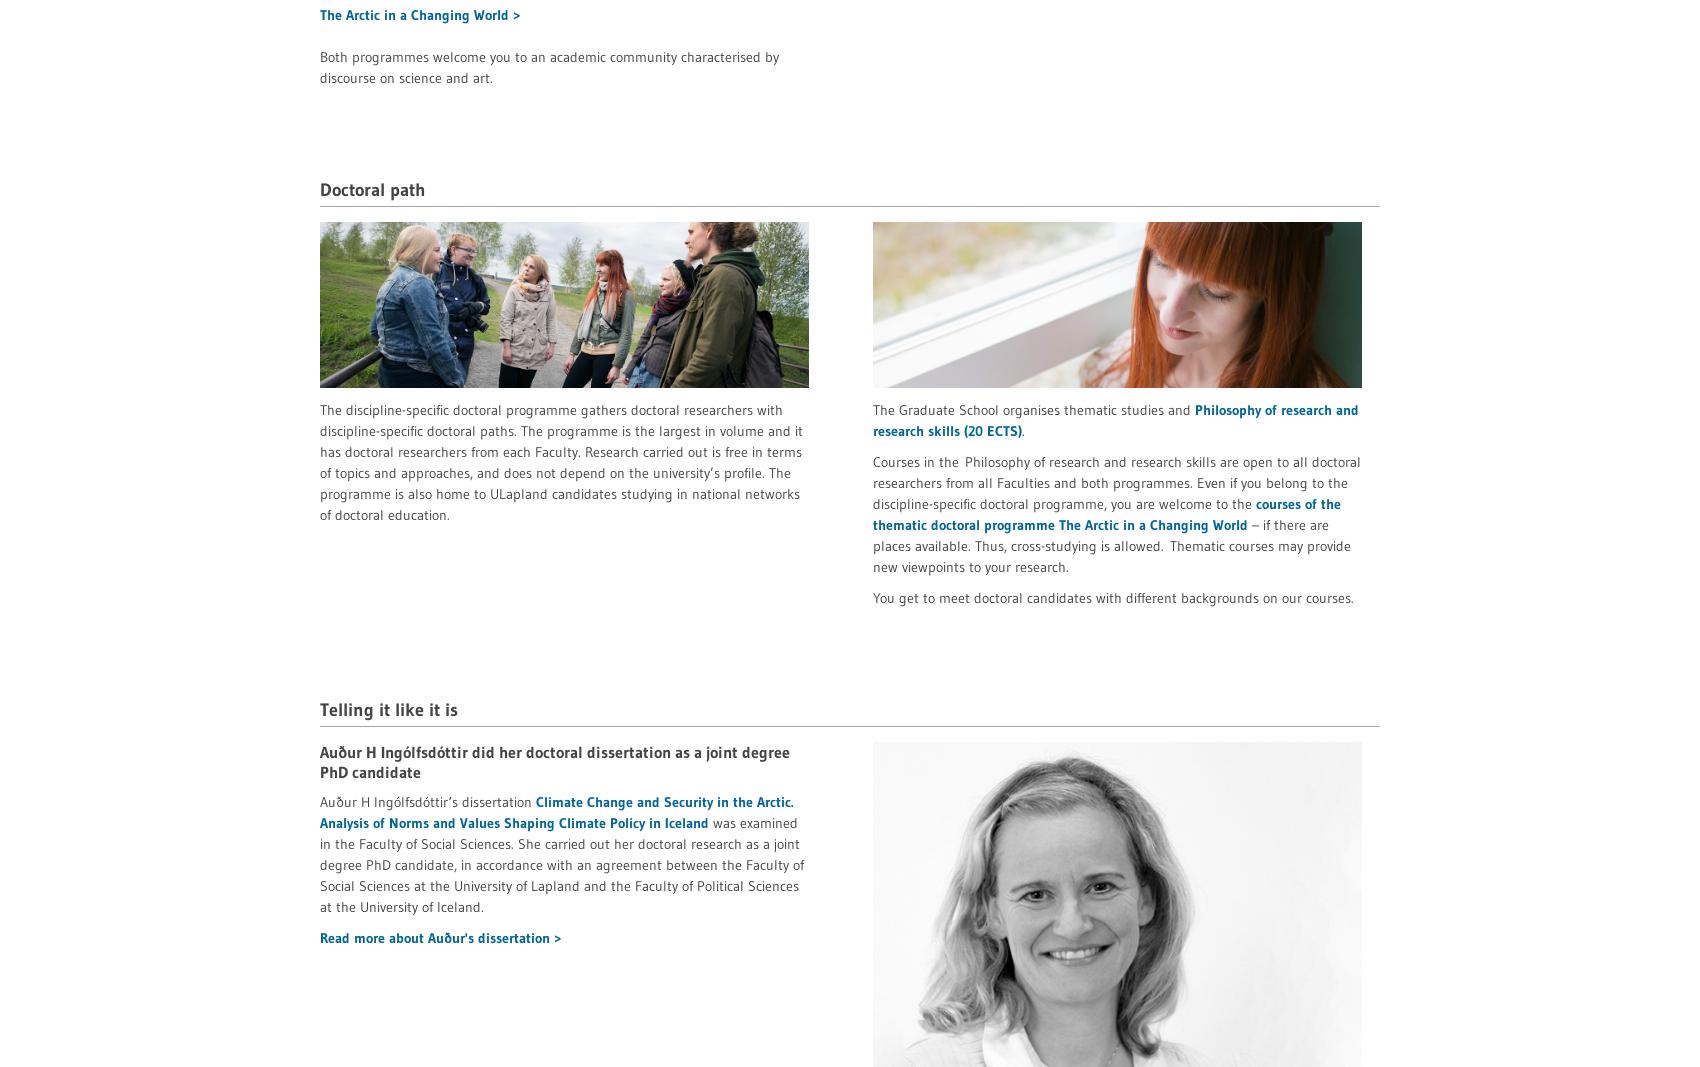 The height and width of the screenshot is (1067, 1700). Describe the element at coordinates (1020, 429) in the screenshot. I see `'.'` at that location.